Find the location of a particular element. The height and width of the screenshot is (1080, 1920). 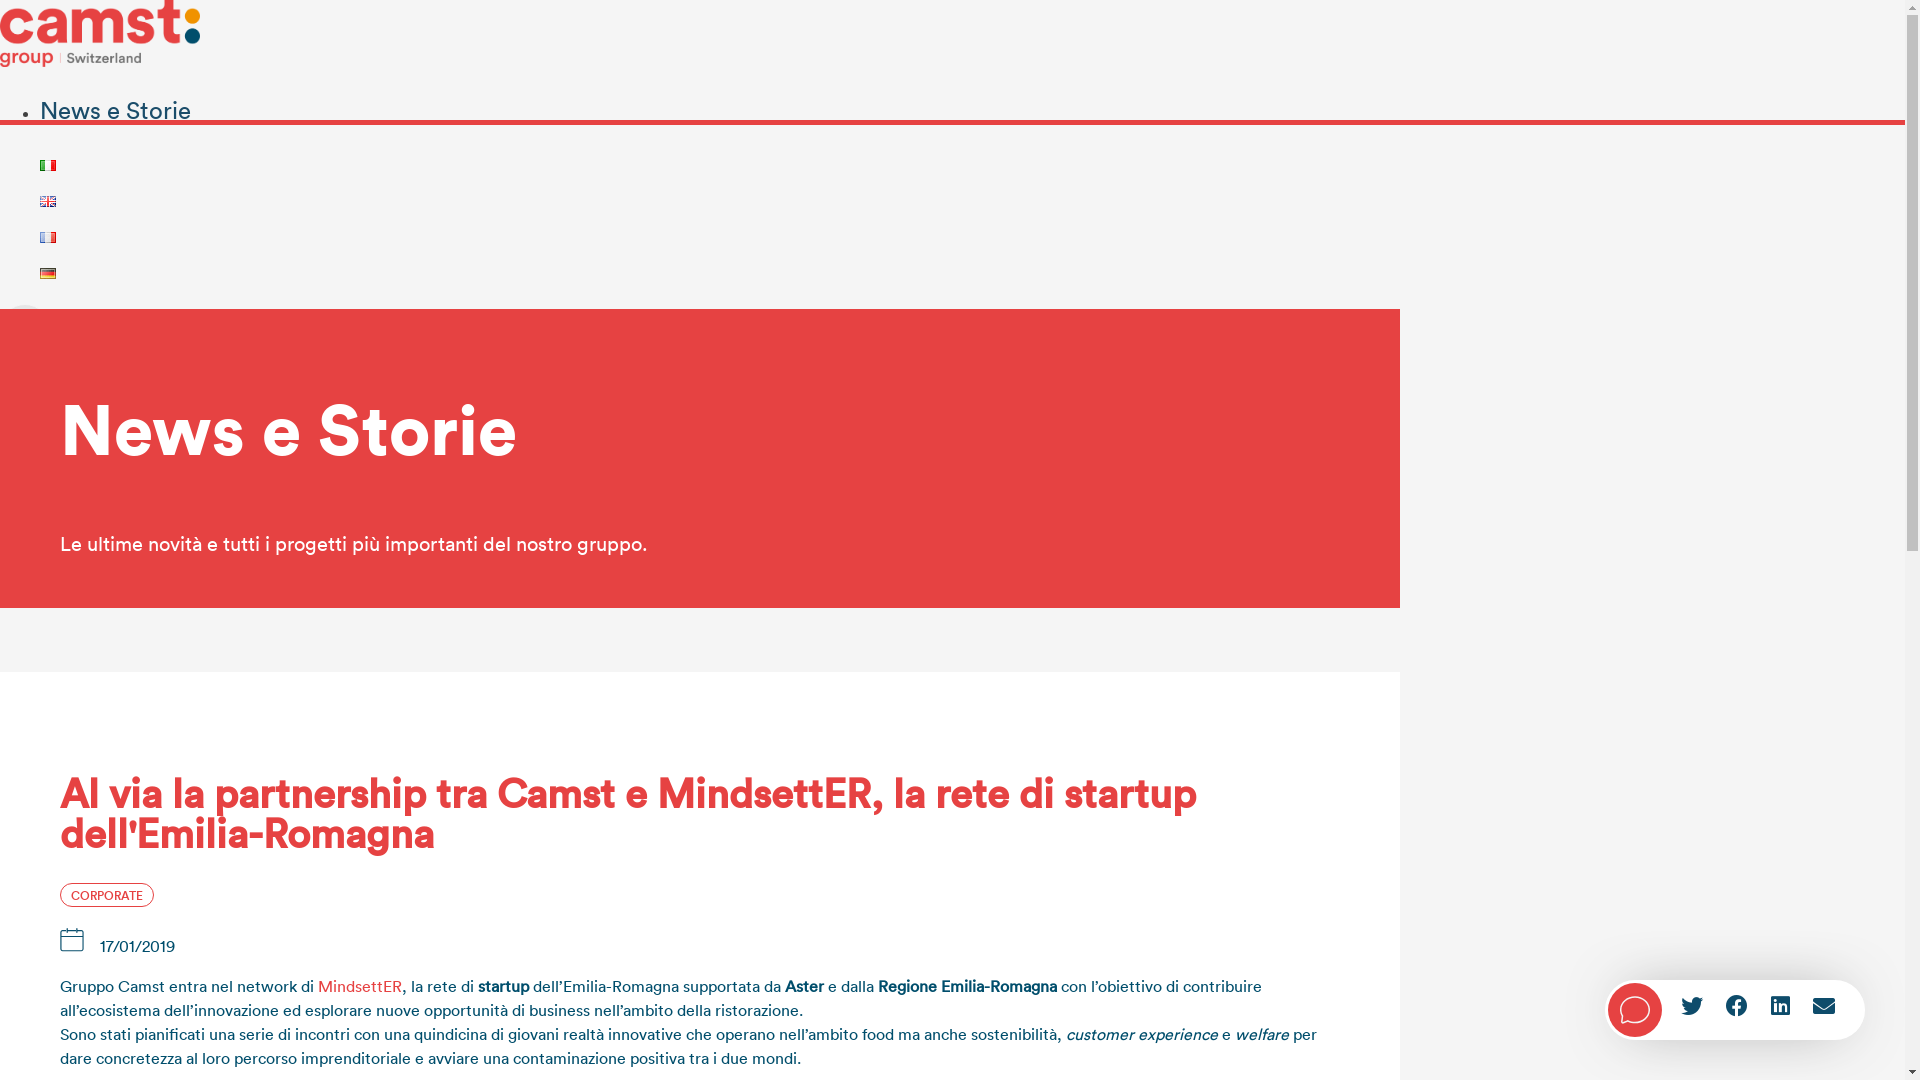

'MindsettER' is located at coordinates (360, 985).